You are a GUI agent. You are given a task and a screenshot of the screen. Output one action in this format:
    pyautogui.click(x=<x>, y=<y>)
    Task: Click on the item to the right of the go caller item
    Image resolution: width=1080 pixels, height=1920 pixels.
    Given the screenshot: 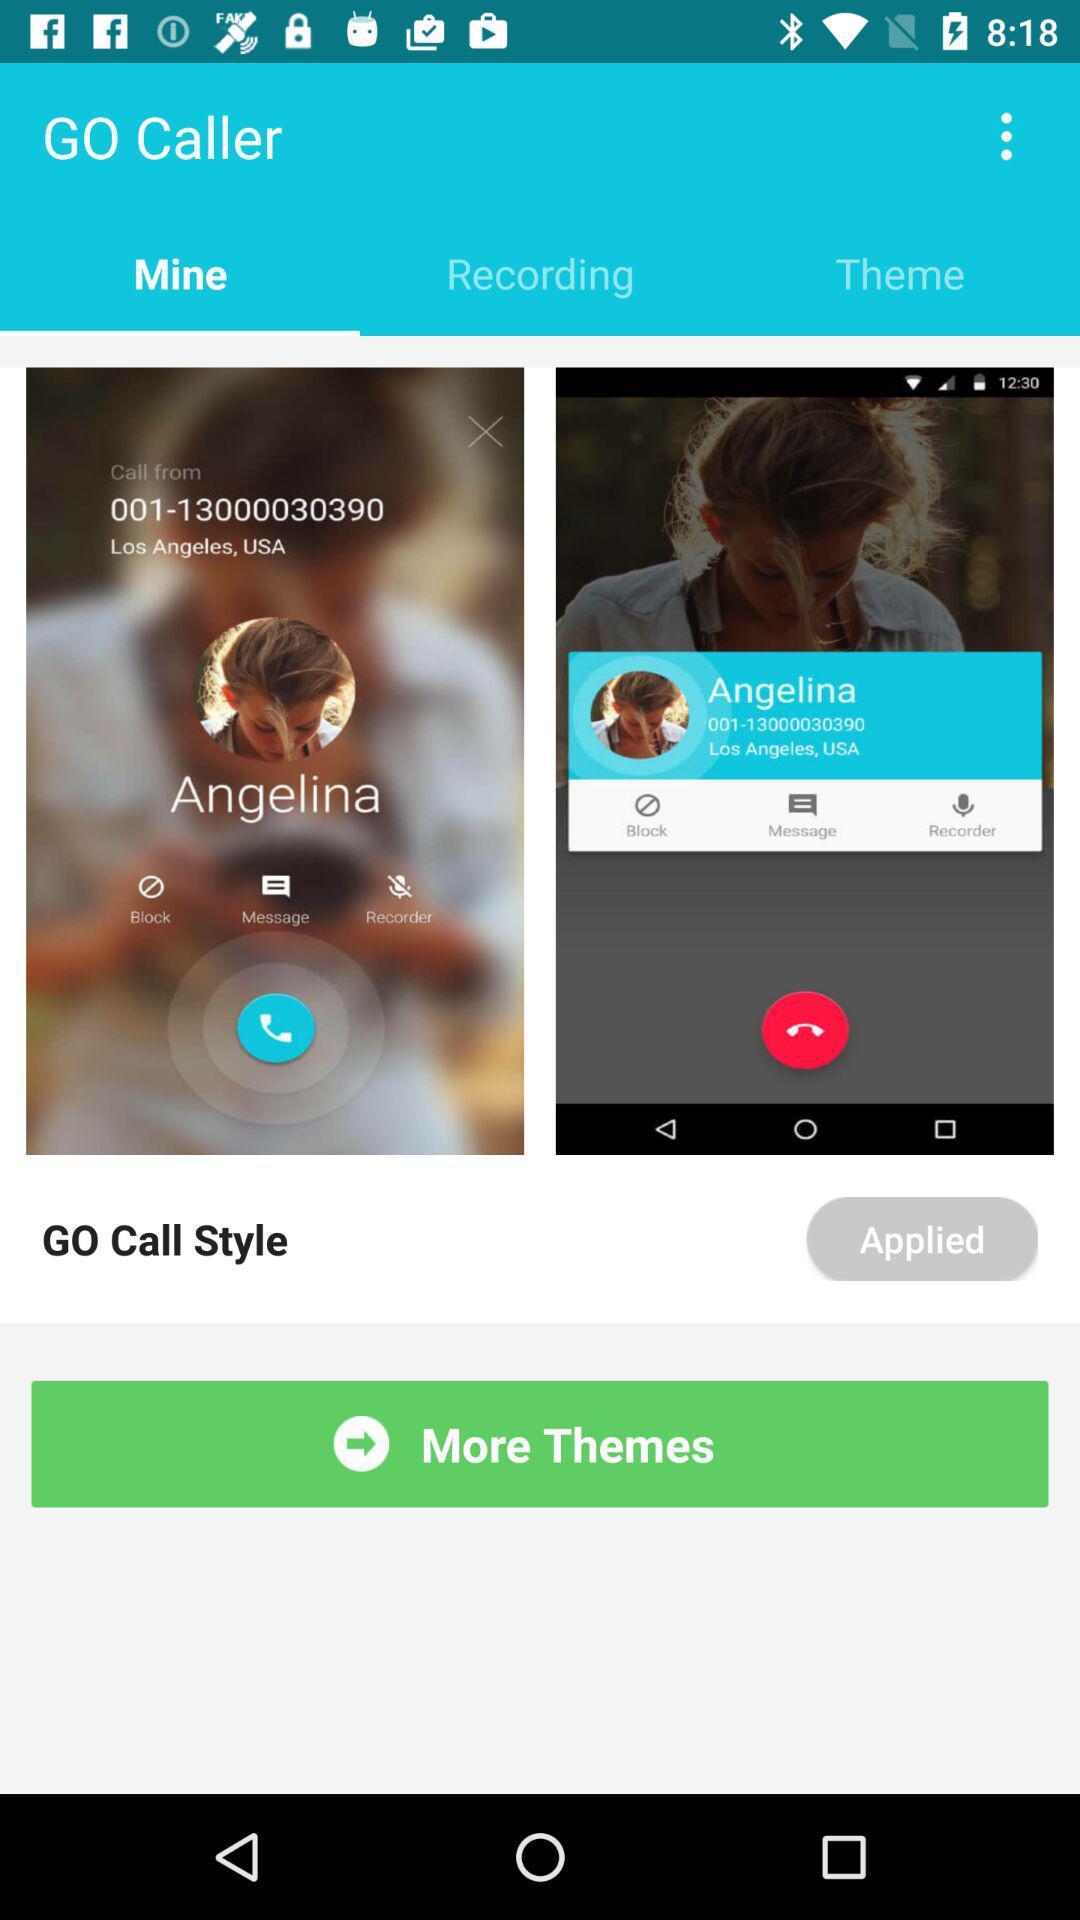 What is the action you would take?
    pyautogui.click(x=1006, y=135)
    